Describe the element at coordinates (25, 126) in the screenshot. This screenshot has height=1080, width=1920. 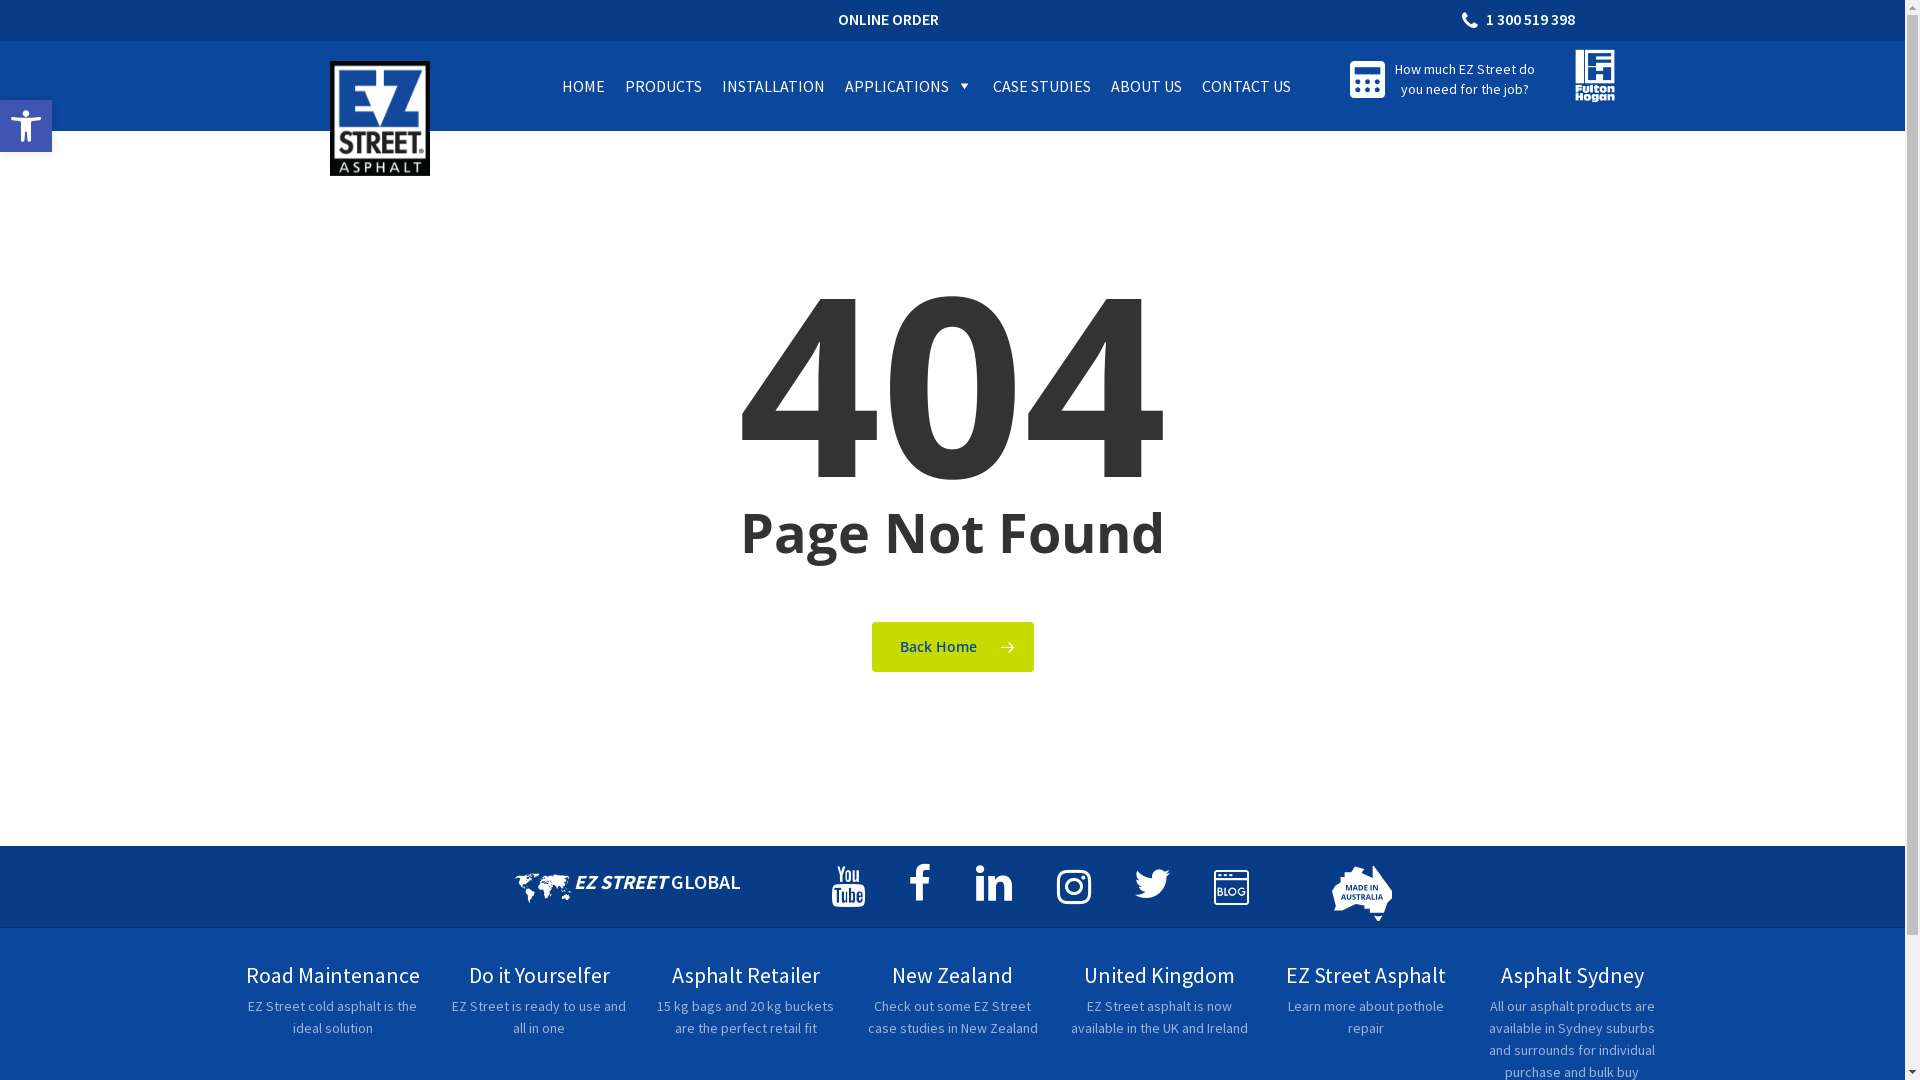
I see `'Open toolbar` at that location.